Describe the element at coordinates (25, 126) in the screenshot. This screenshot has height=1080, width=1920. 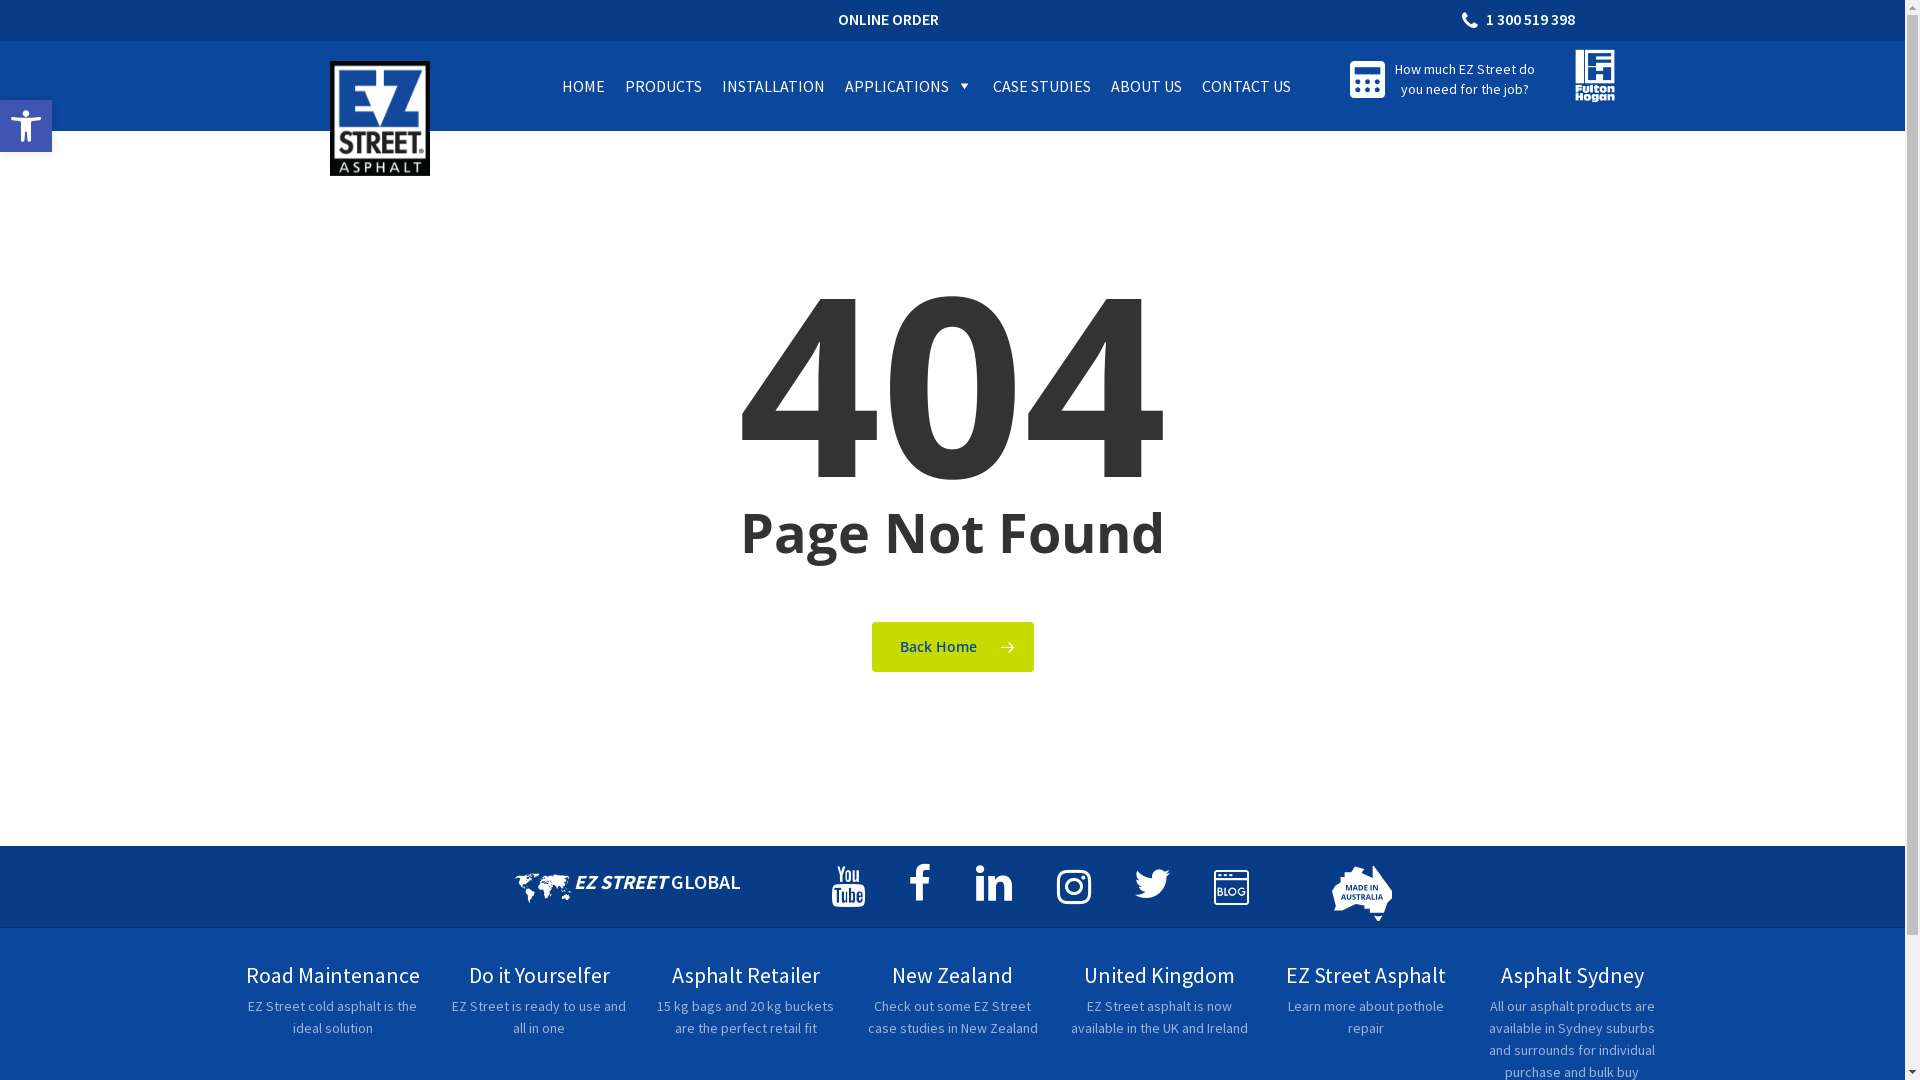
I see `'Open toolbar` at that location.